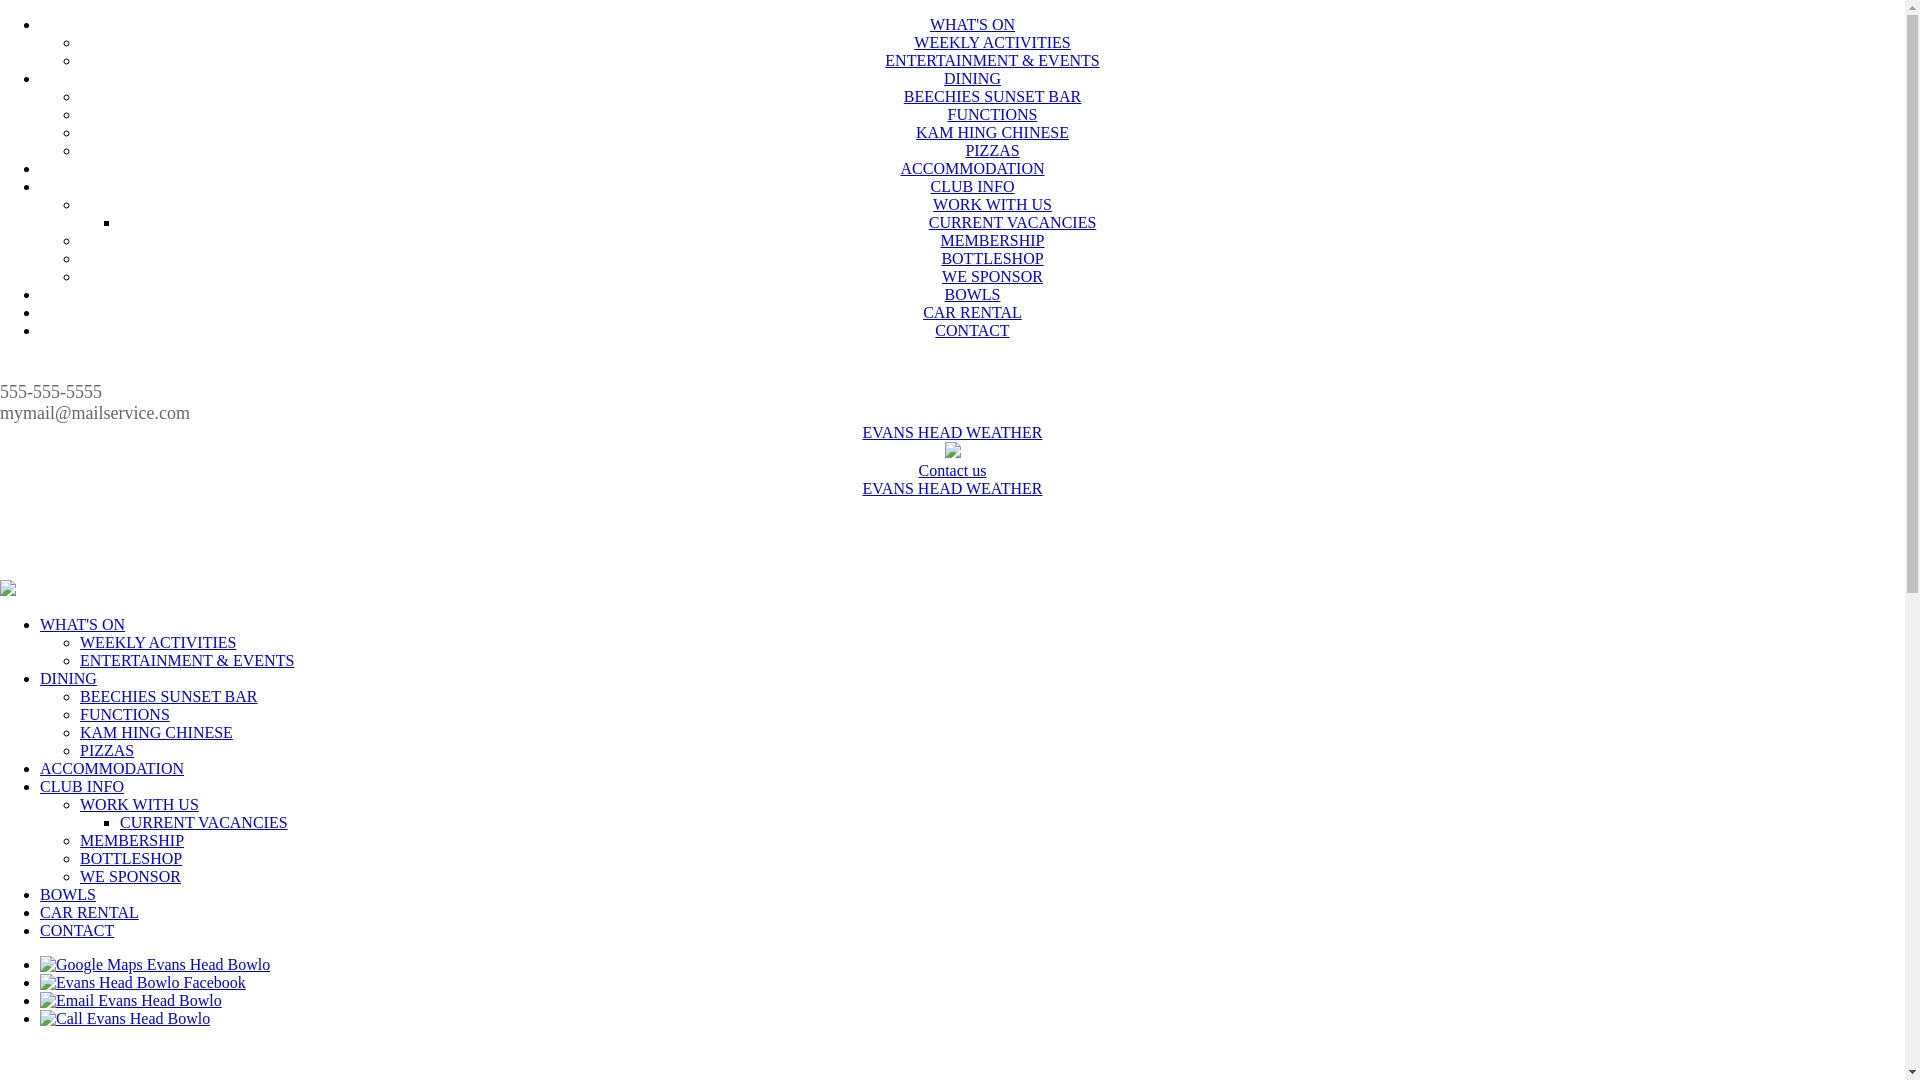 The image size is (1920, 1080). What do you see at coordinates (971, 294) in the screenshot?
I see `'BOWLS'` at bounding box center [971, 294].